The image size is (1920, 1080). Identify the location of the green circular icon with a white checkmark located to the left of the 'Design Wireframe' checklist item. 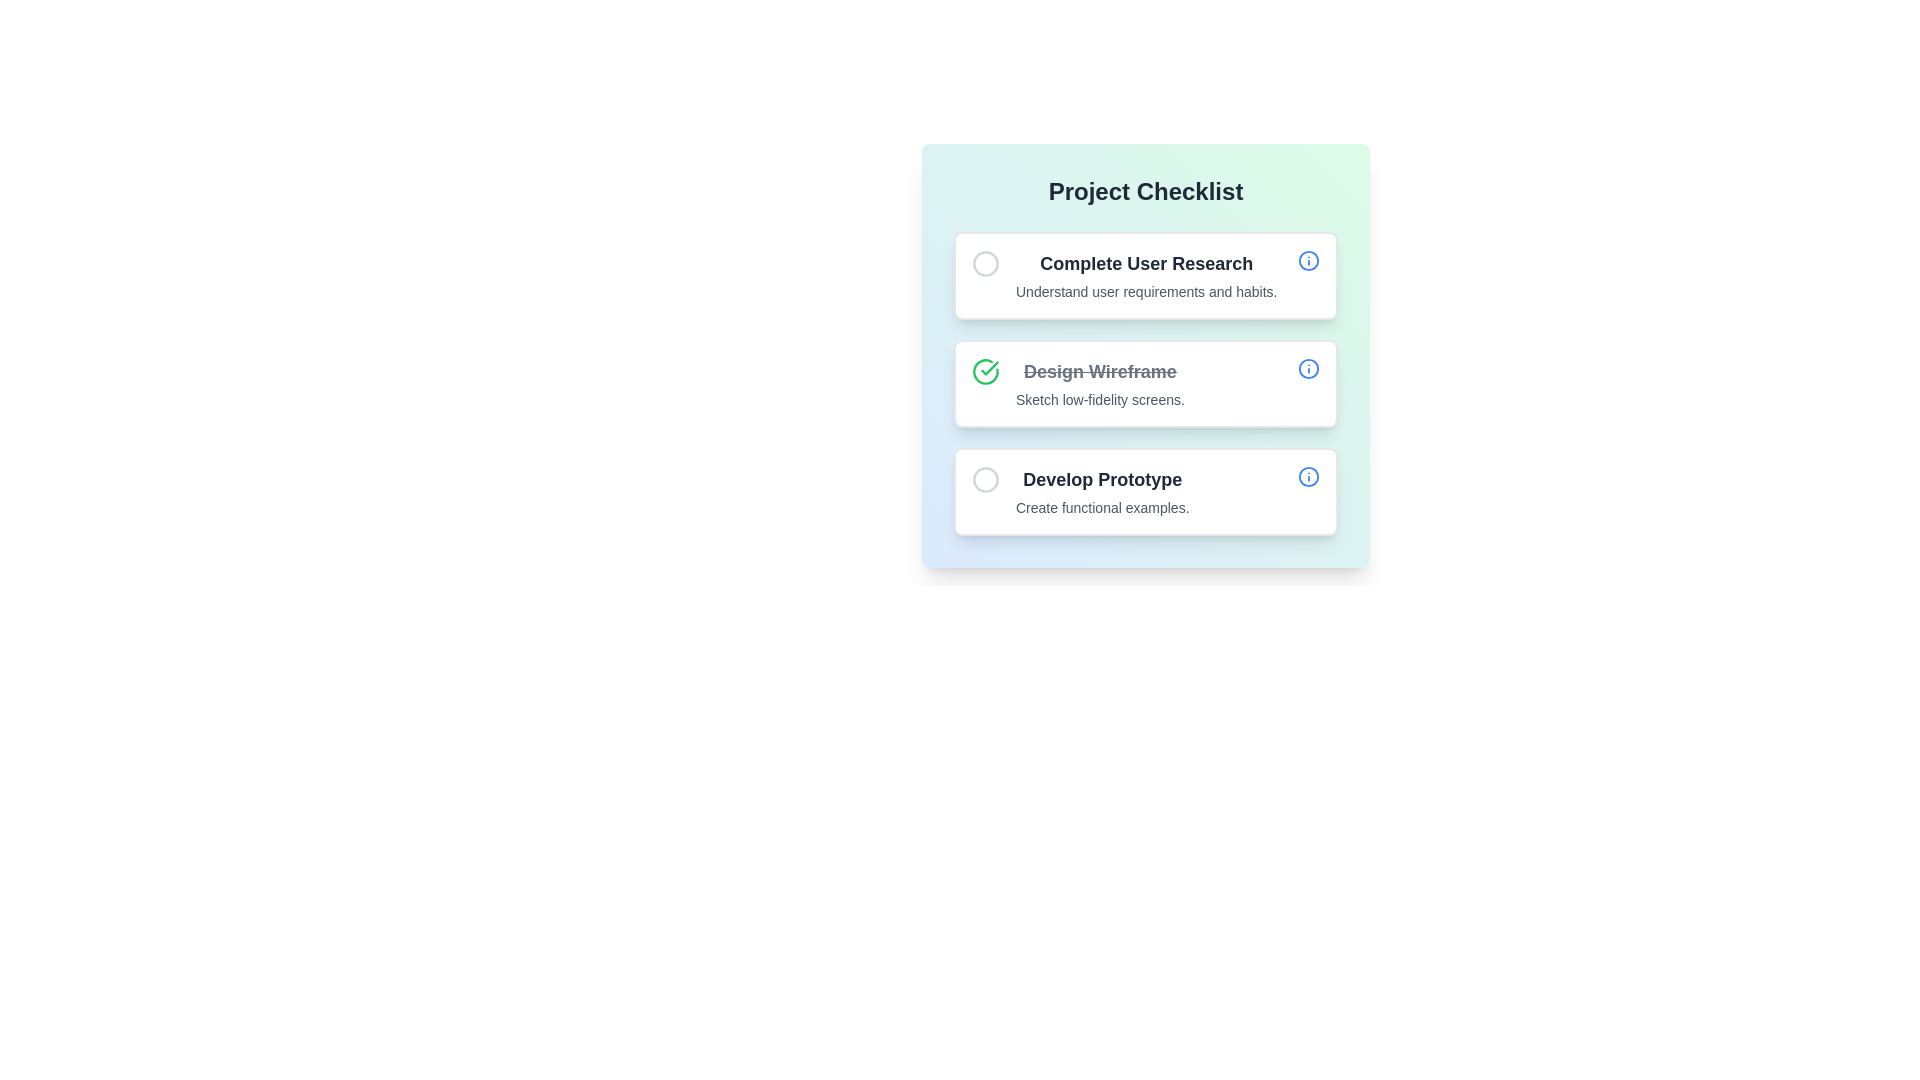
(985, 371).